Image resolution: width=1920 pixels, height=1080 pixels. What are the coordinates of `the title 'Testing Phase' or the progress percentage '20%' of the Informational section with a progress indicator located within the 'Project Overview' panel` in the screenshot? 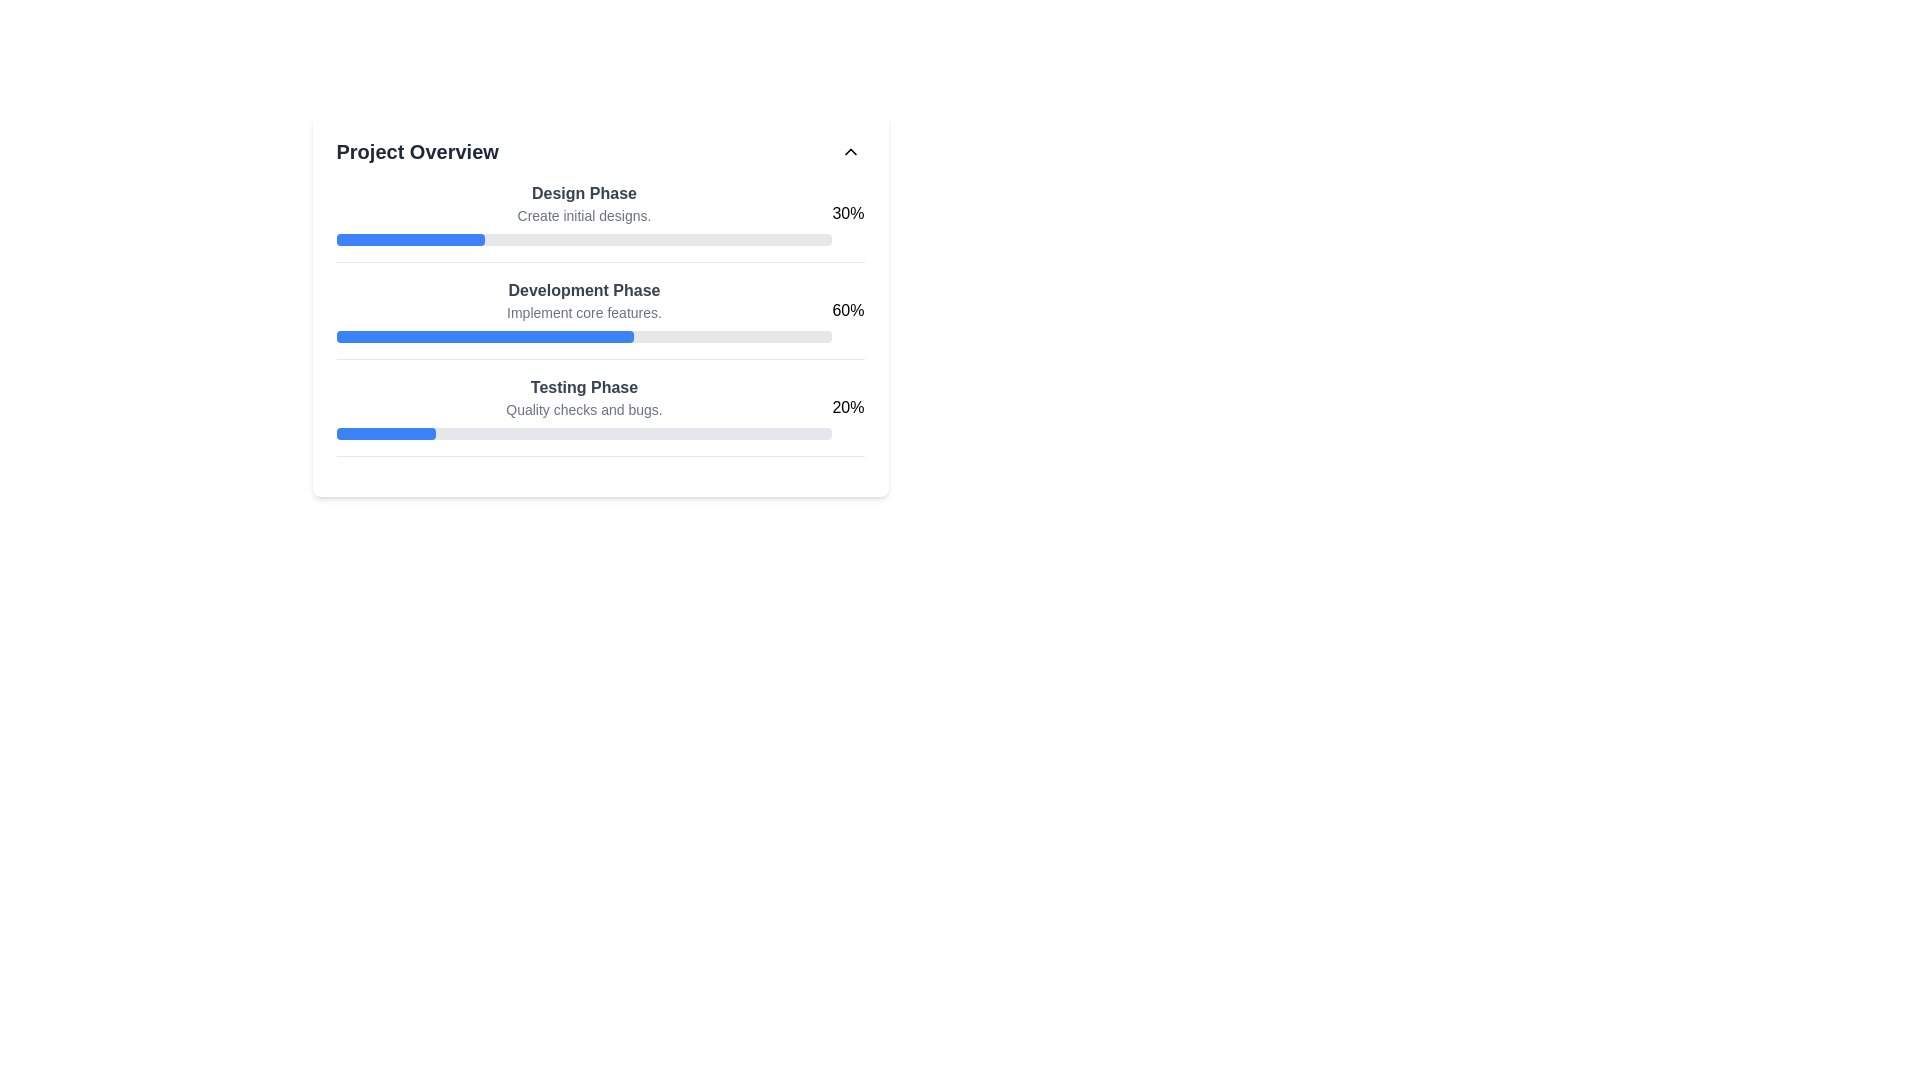 It's located at (599, 415).